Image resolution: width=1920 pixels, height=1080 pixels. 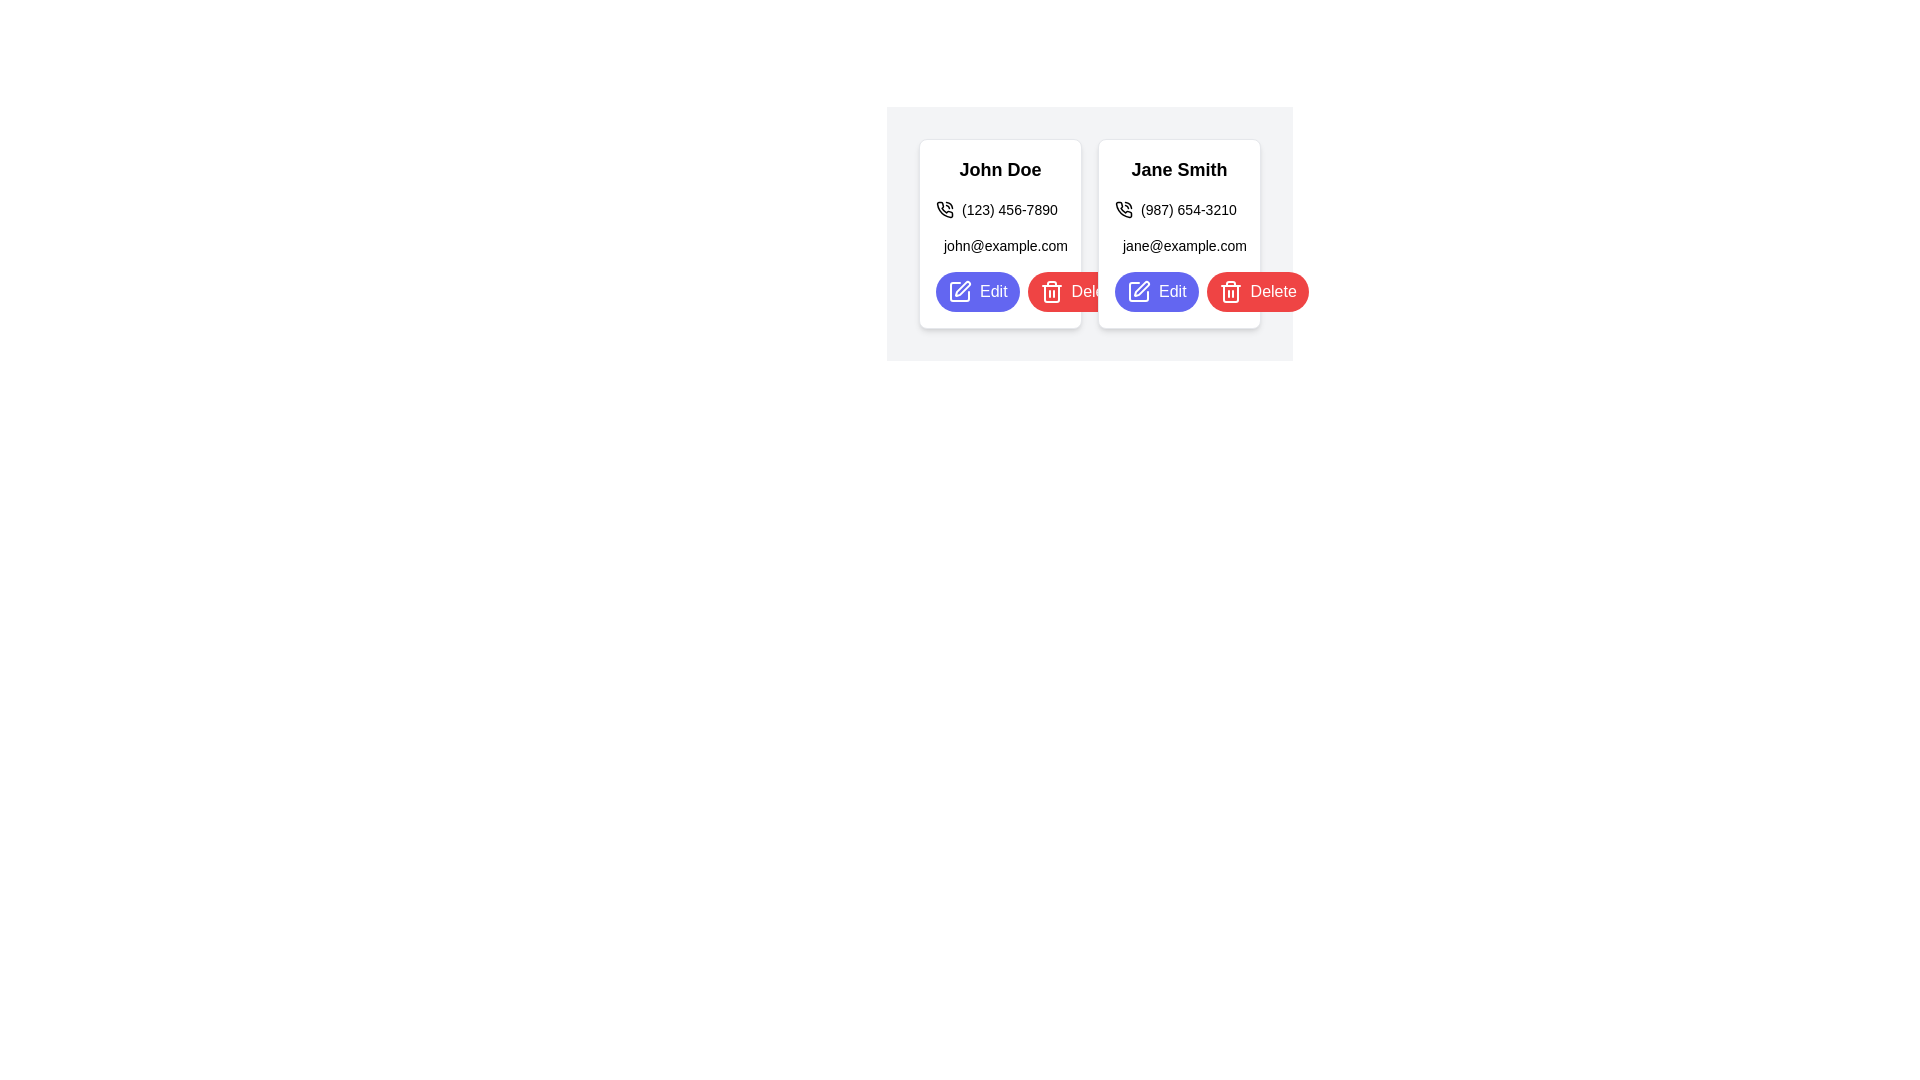 What do you see at coordinates (1000, 168) in the screenshot?
I see `the Text Label displaying 'John Doe', which is located at the top of a card-like structure on the left-hand side of a two-card layout` at bounding box center [1000, 168].